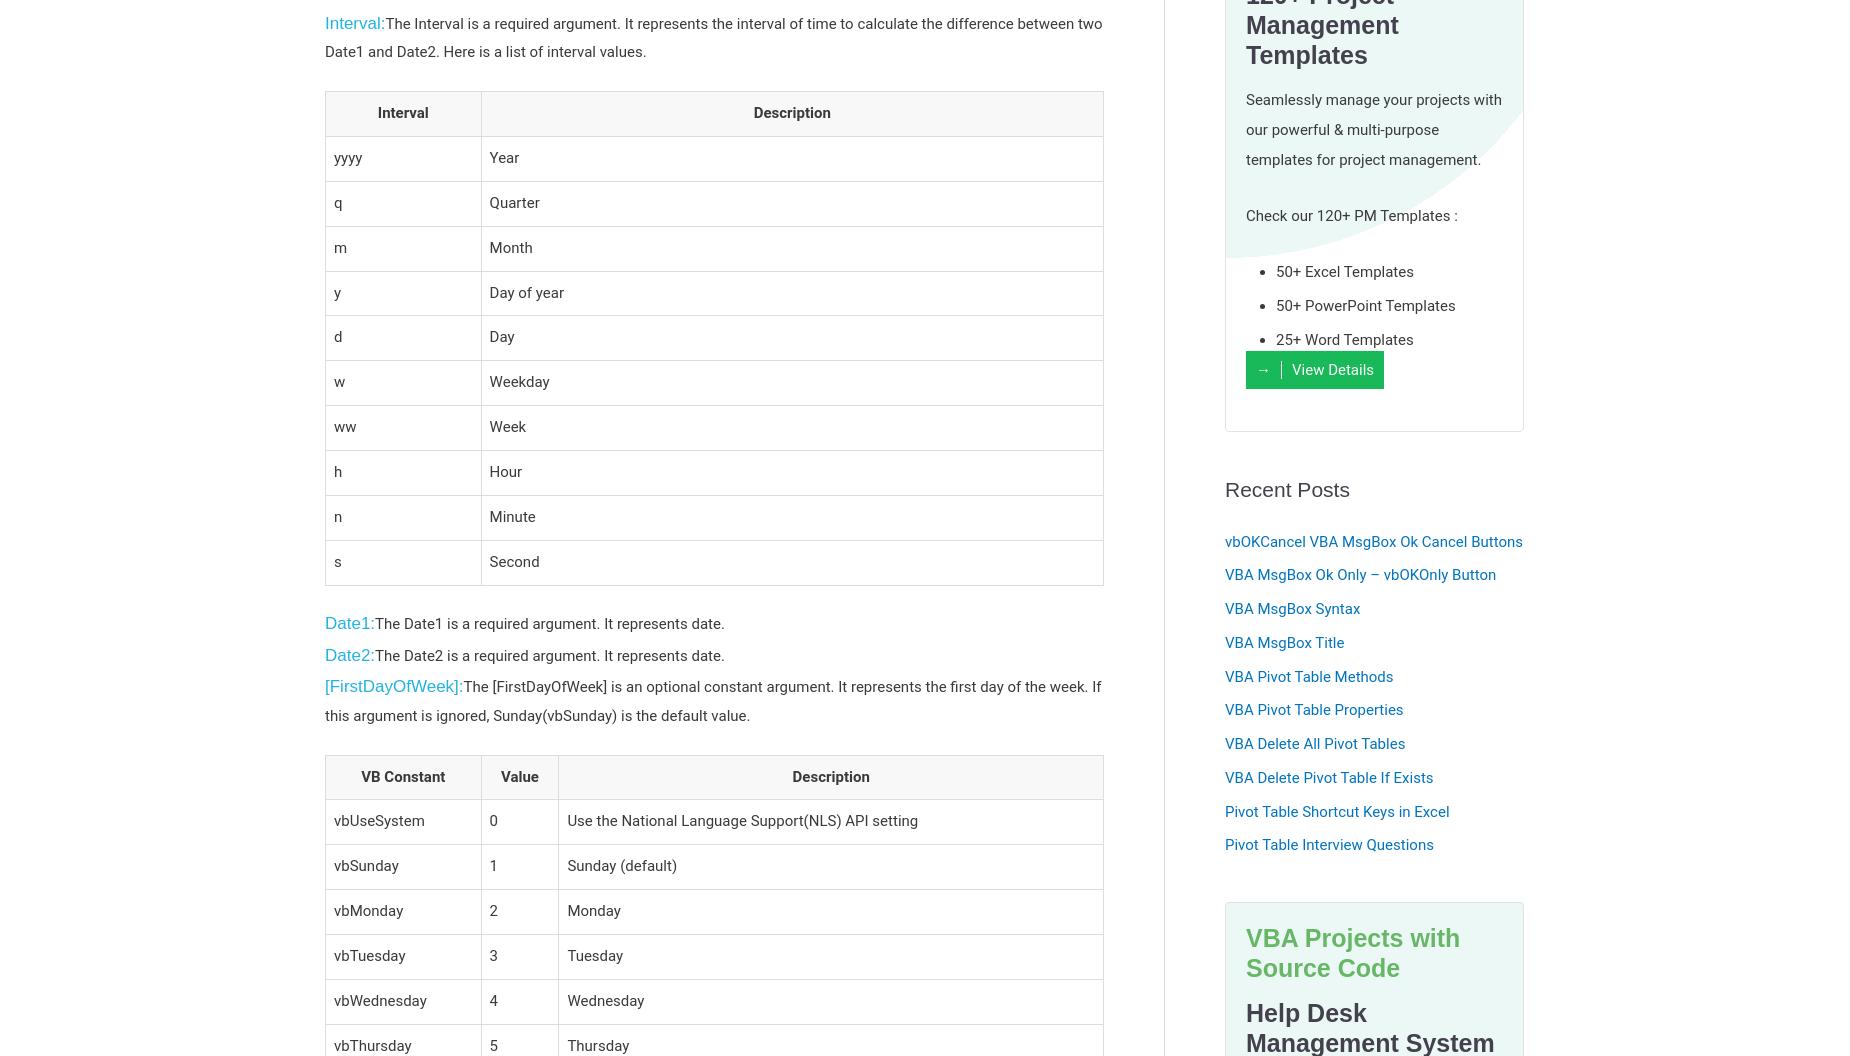 This screenshot has height=1056, width=1850. I want to click on 'h', so click(336, 469).